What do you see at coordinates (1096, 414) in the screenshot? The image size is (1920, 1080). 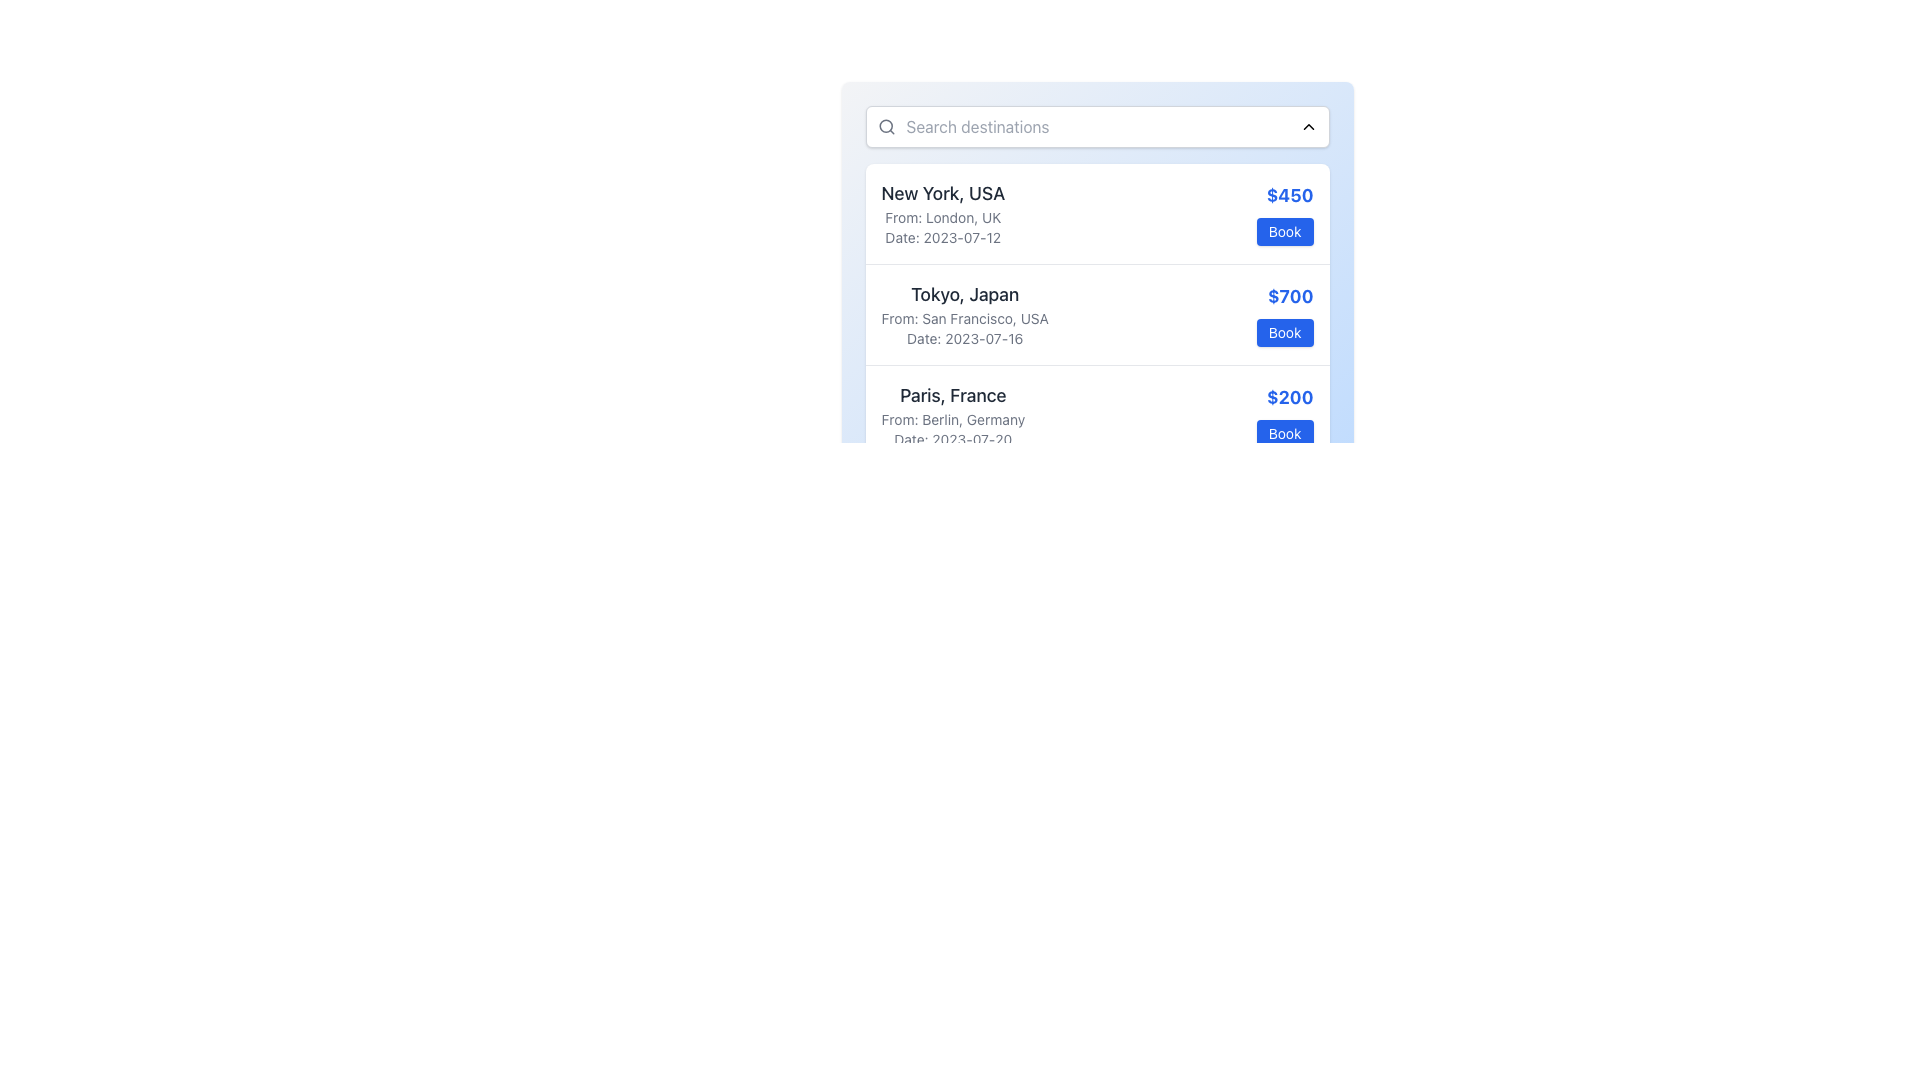 I see `the travel option listing that contains a 'Book' button for the trip from Berlin` at bounding box center [1096, 414].